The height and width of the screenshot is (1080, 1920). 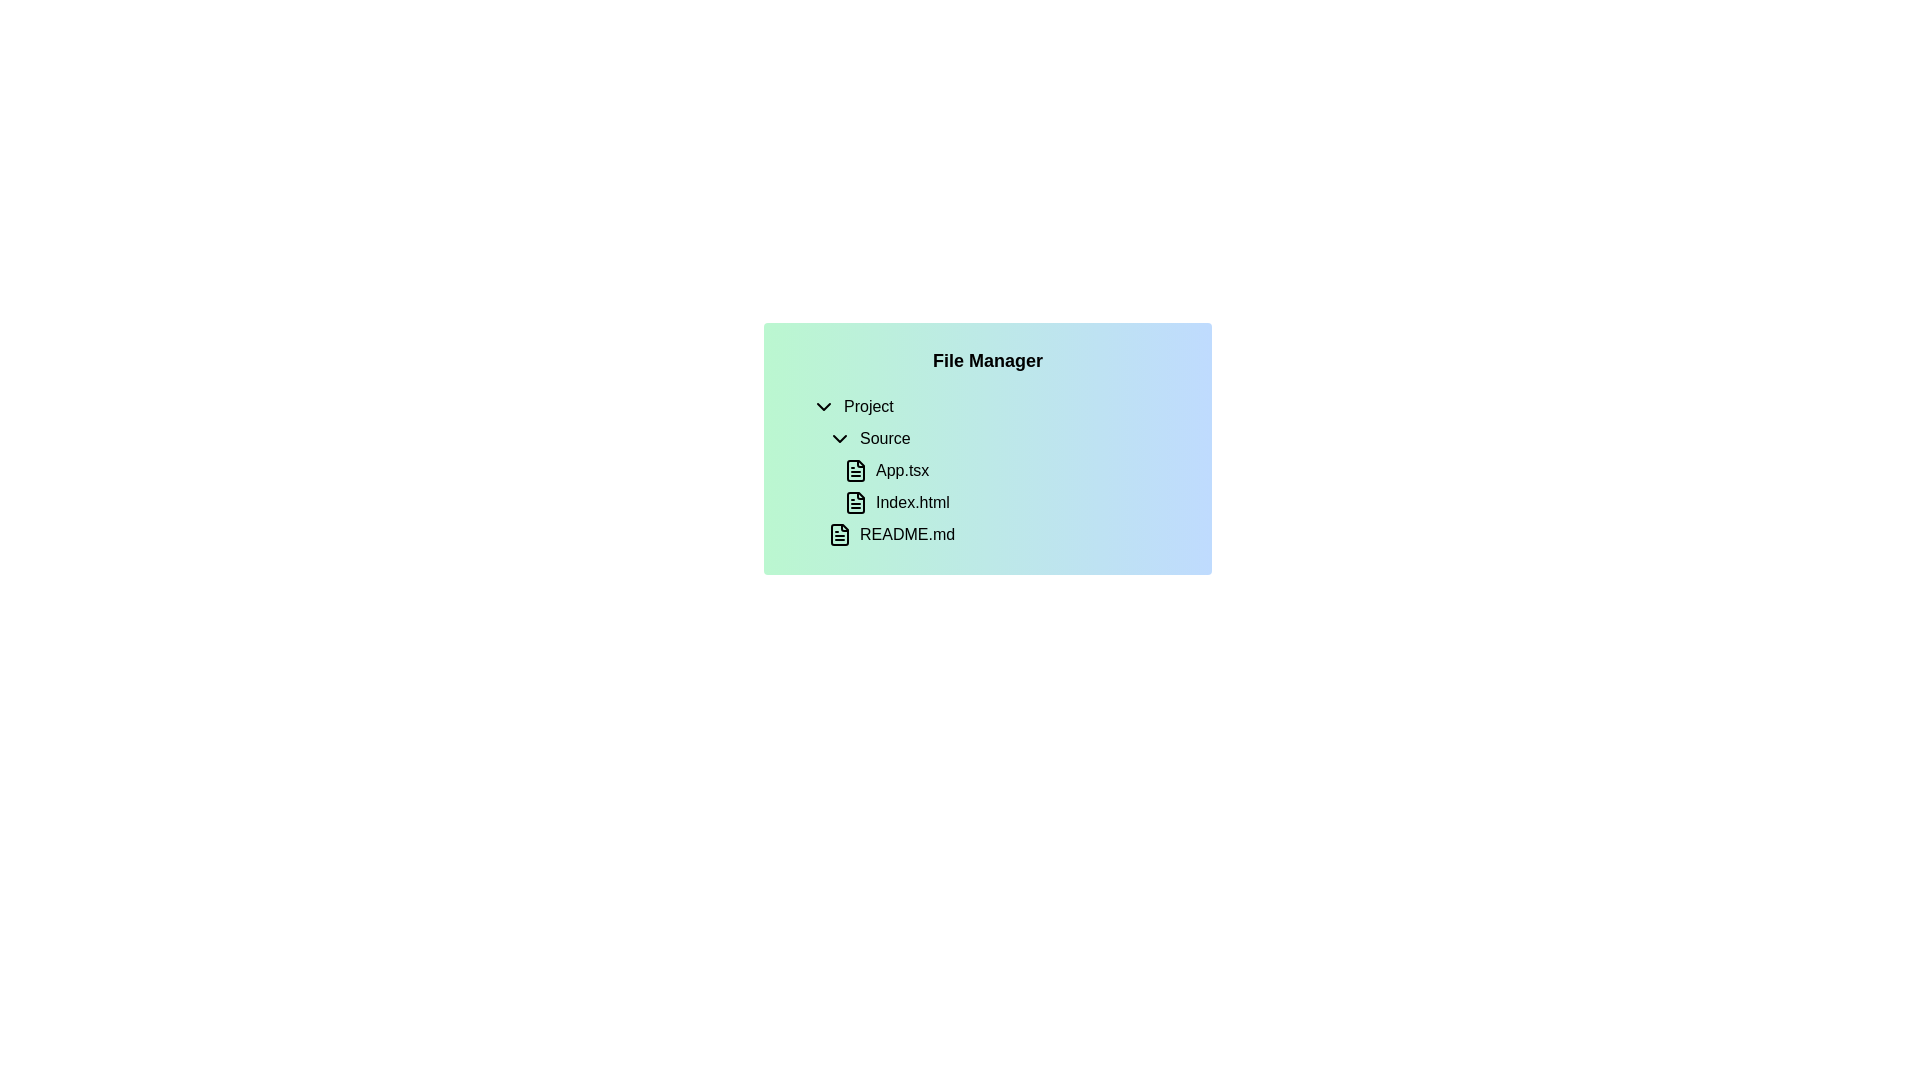 I want to click on text of the Heading that serves as a title for the file management section, located at the center top of the section with a gradient-filled background, so click(x=988, y=361).